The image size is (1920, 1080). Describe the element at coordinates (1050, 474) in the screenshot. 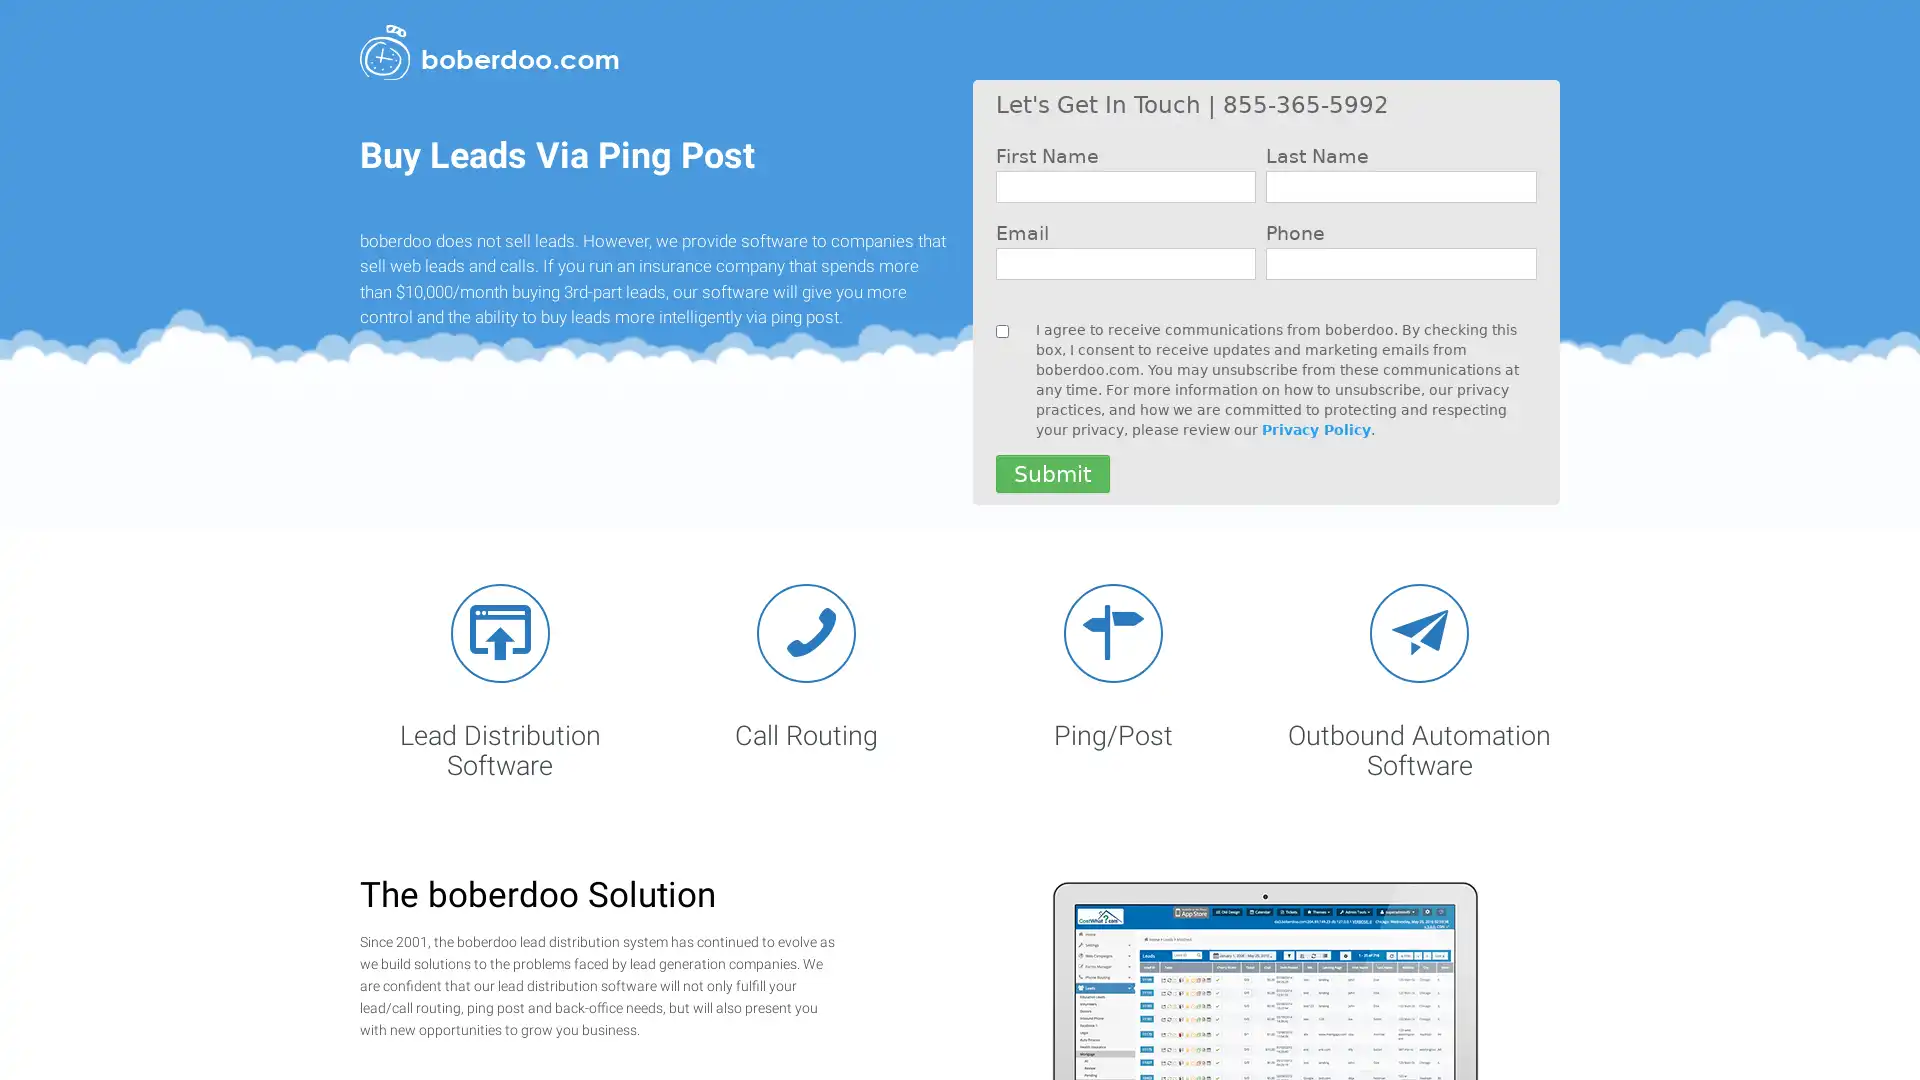

I see `Submit` at that location.